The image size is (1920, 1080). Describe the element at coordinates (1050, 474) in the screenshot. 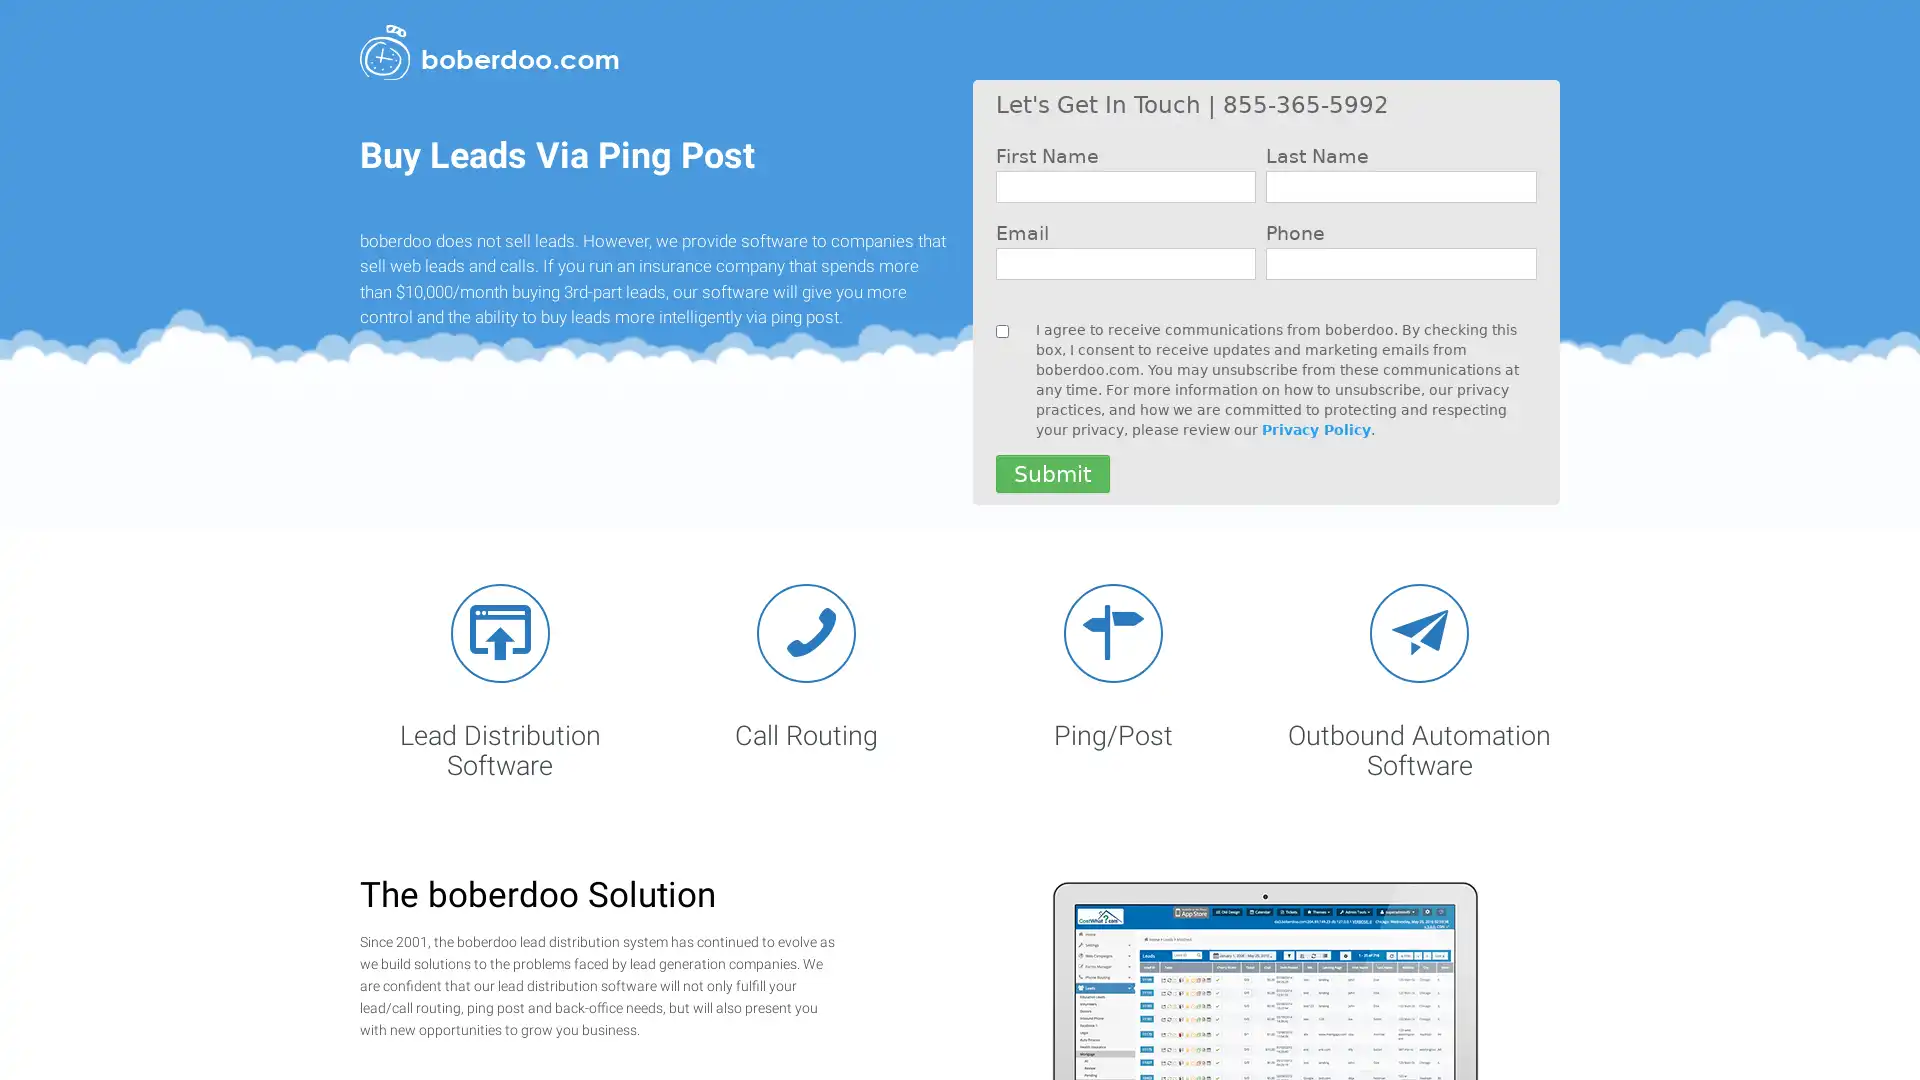

I see `Submit` at that location.